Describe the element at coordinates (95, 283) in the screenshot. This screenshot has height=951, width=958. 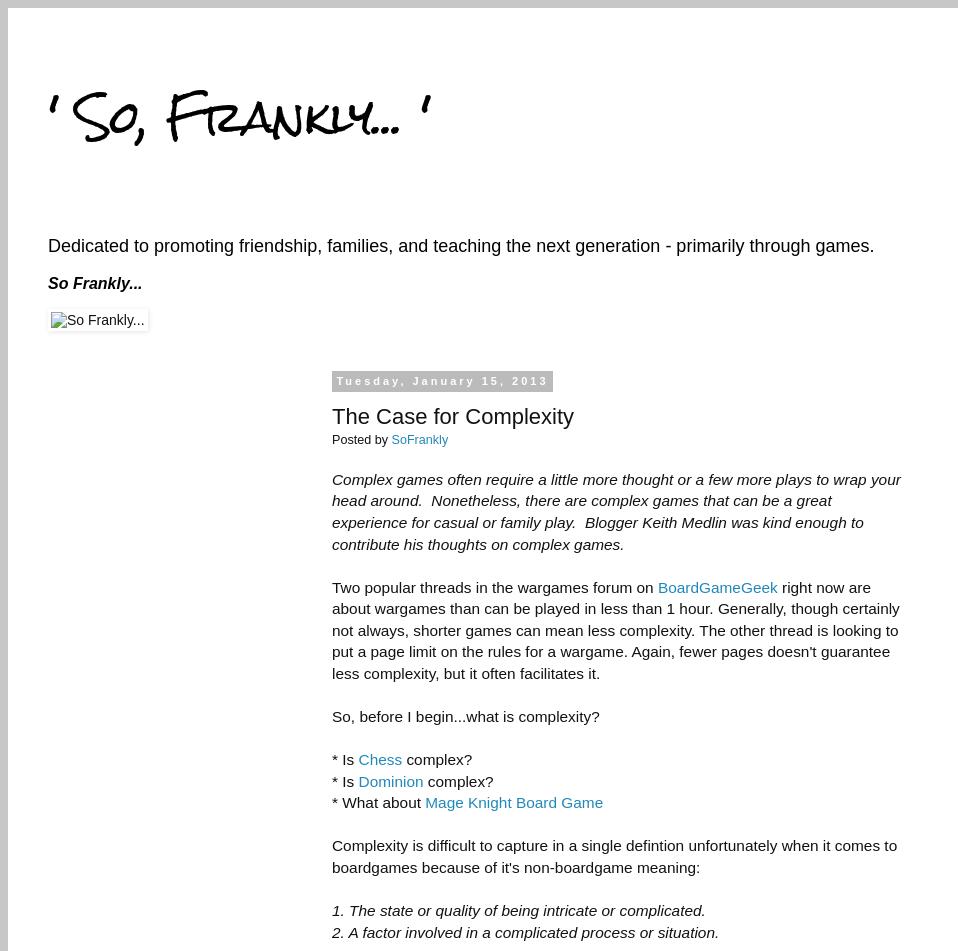
I see `'So Frankly...'` at that location.